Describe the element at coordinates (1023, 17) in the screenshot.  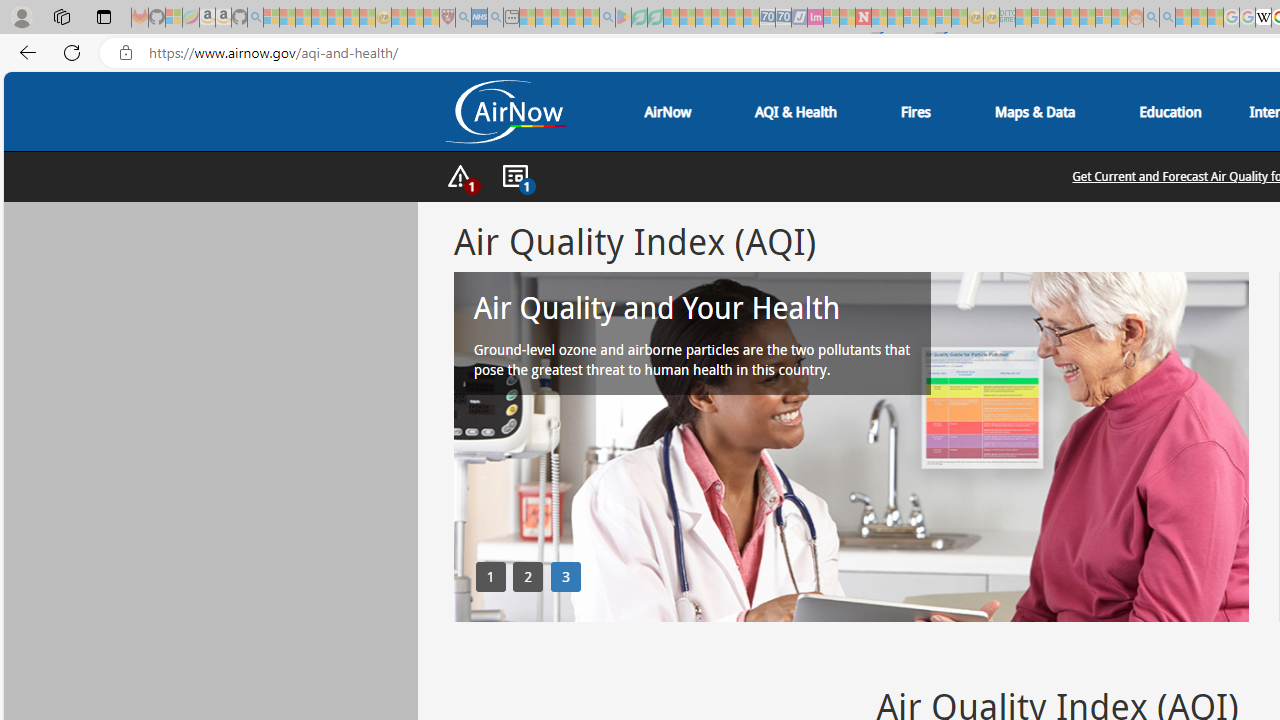
I see `'MSNBC - MSN - Sleeping'` at that location.